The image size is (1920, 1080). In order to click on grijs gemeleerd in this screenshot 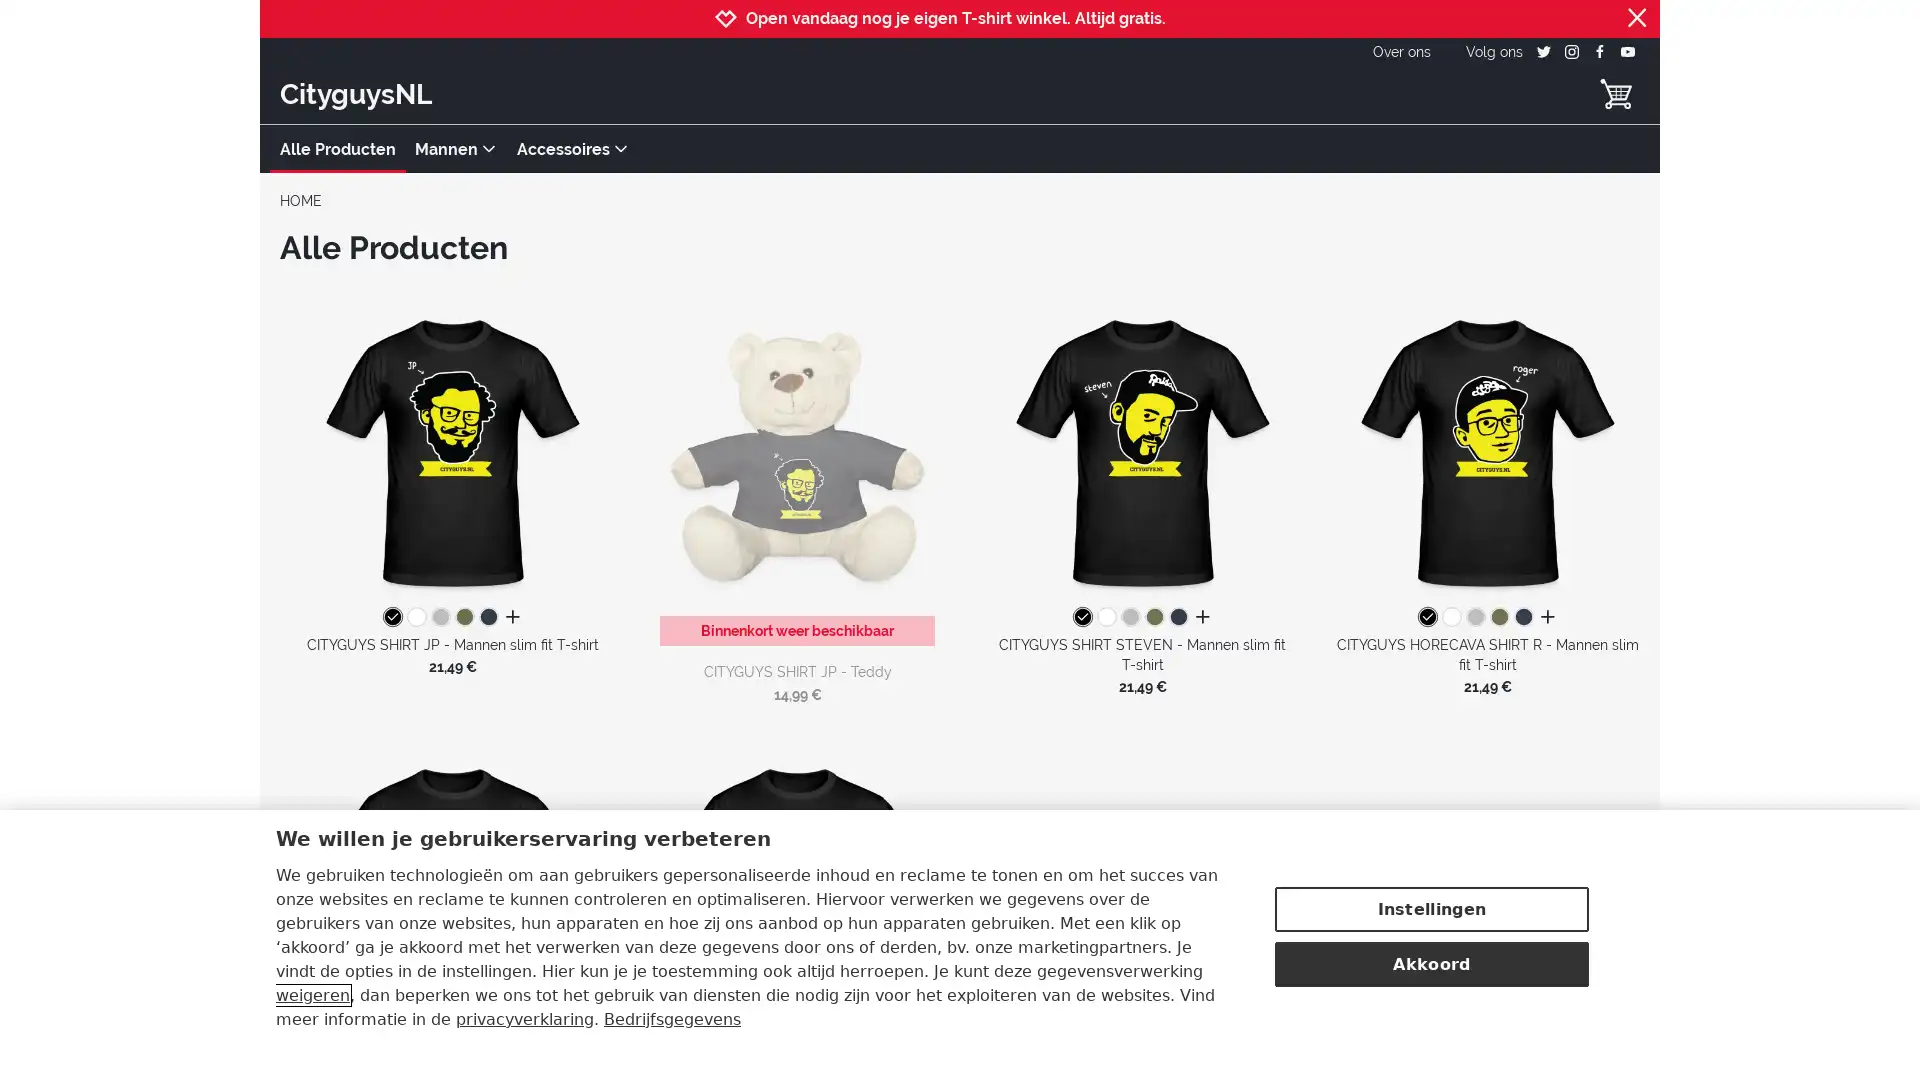, I will do `click(1129, 617)`.